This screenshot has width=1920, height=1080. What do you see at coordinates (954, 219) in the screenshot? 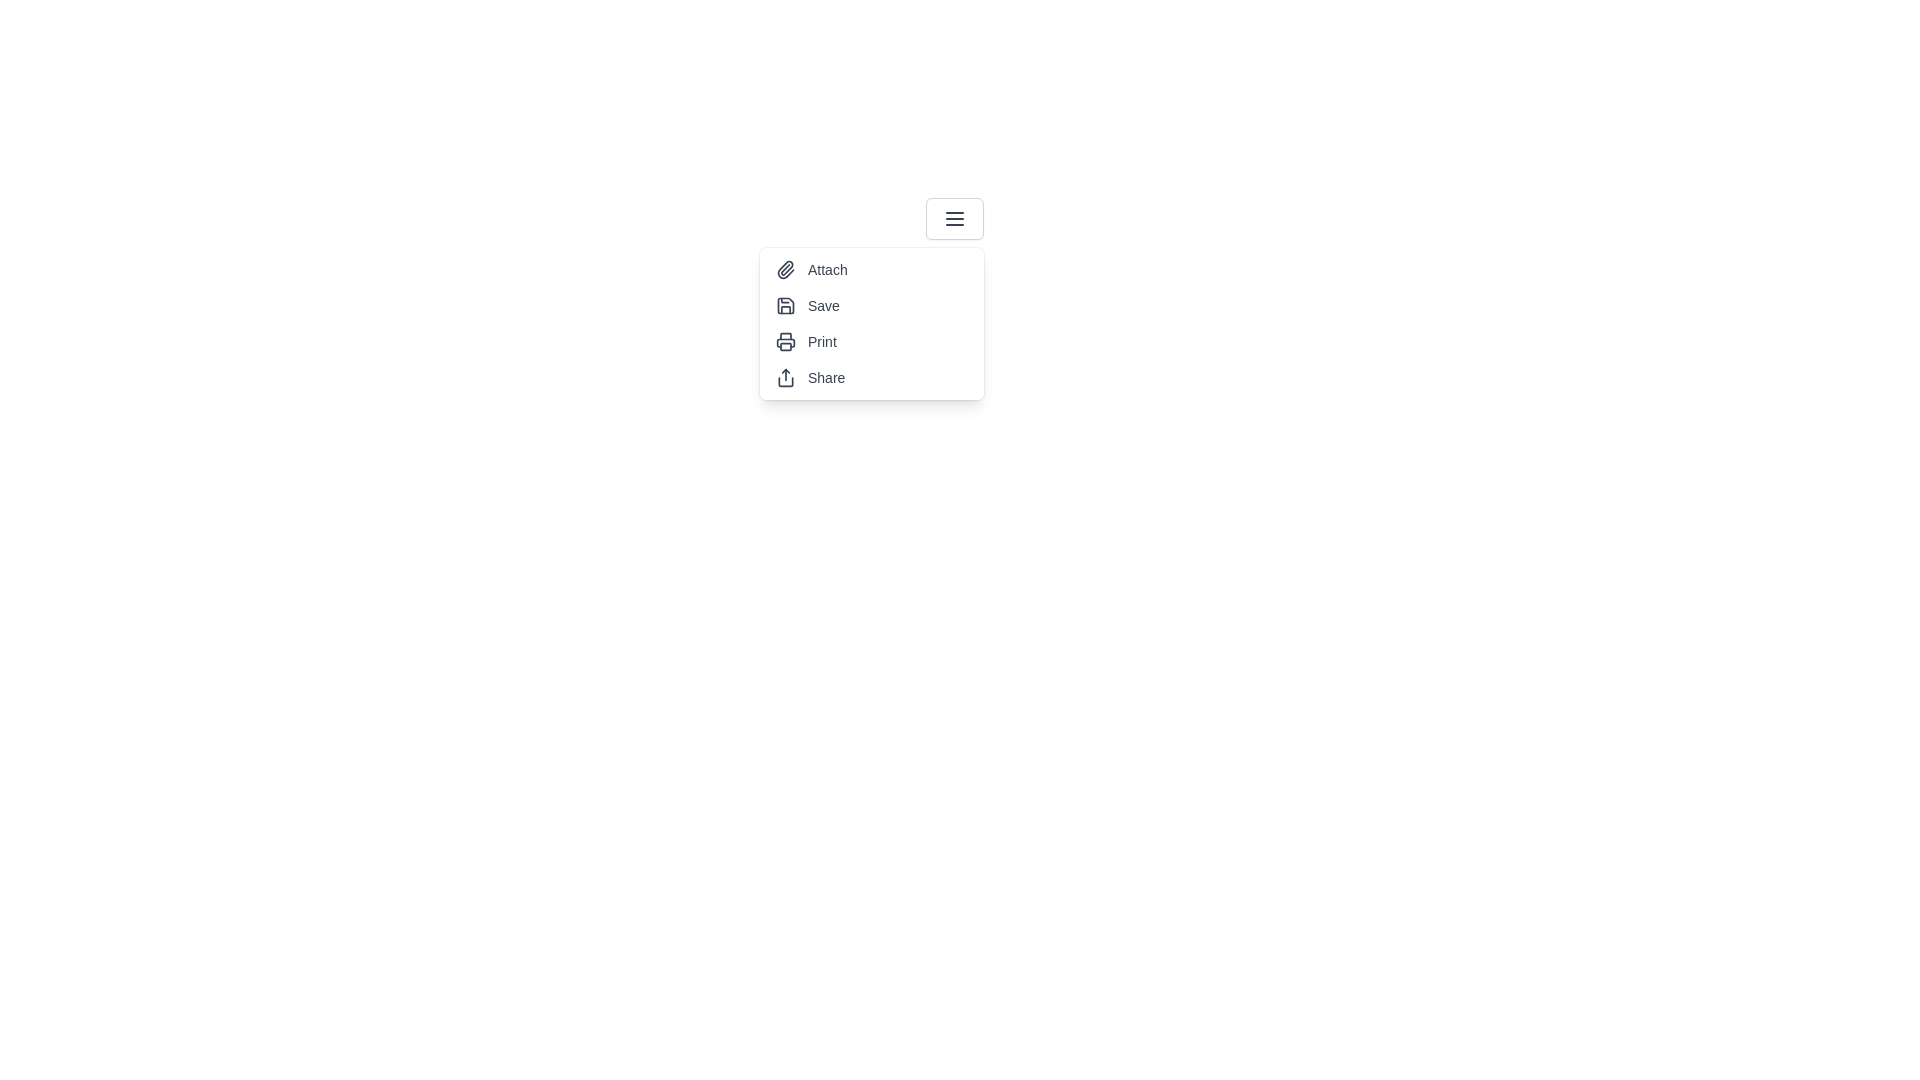
I see `the menu icon button located in the top-right region of the group` at bounding box center [954, 219].